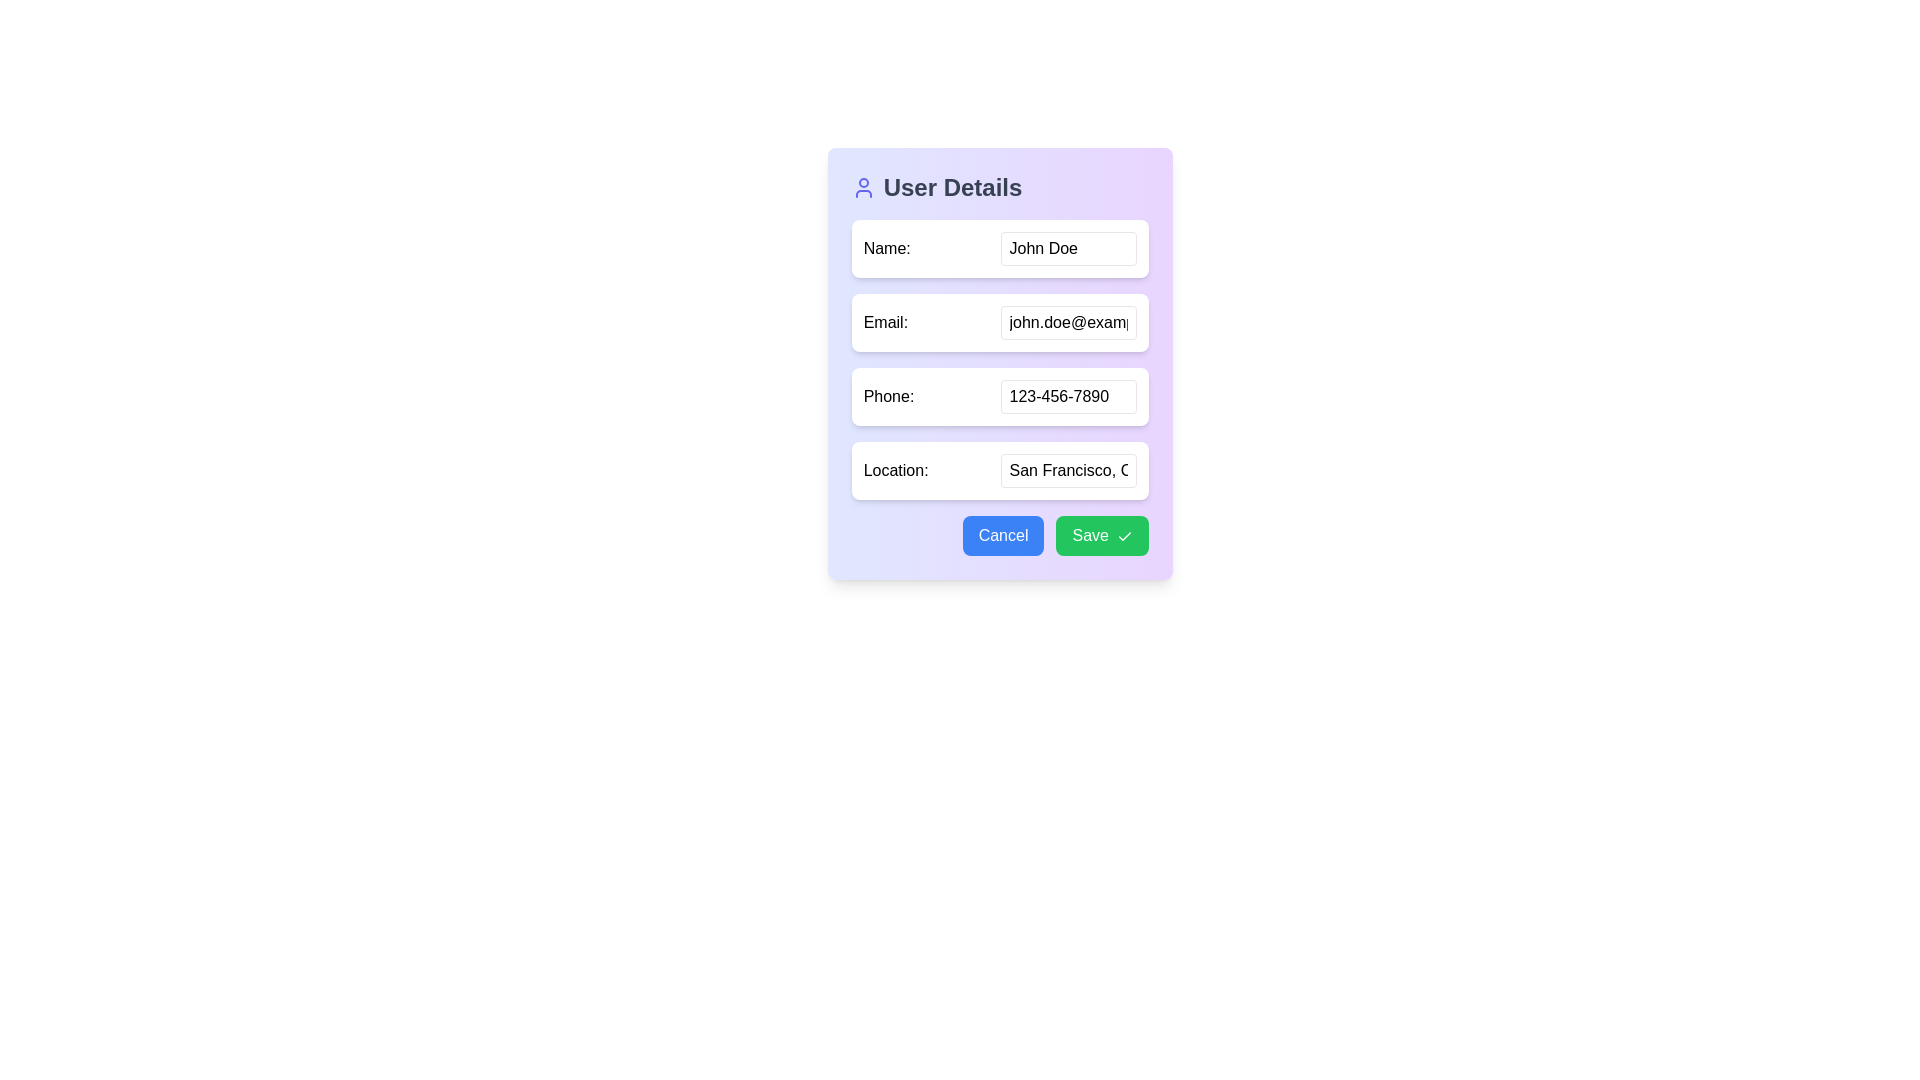 The width and height of the screenshot is (1920, 1080). I want to click on the header titled 'User Details' which includes an indigo user silhouette icon and bold gray text, positioned at the top of the user details form, so click(1000, 188).